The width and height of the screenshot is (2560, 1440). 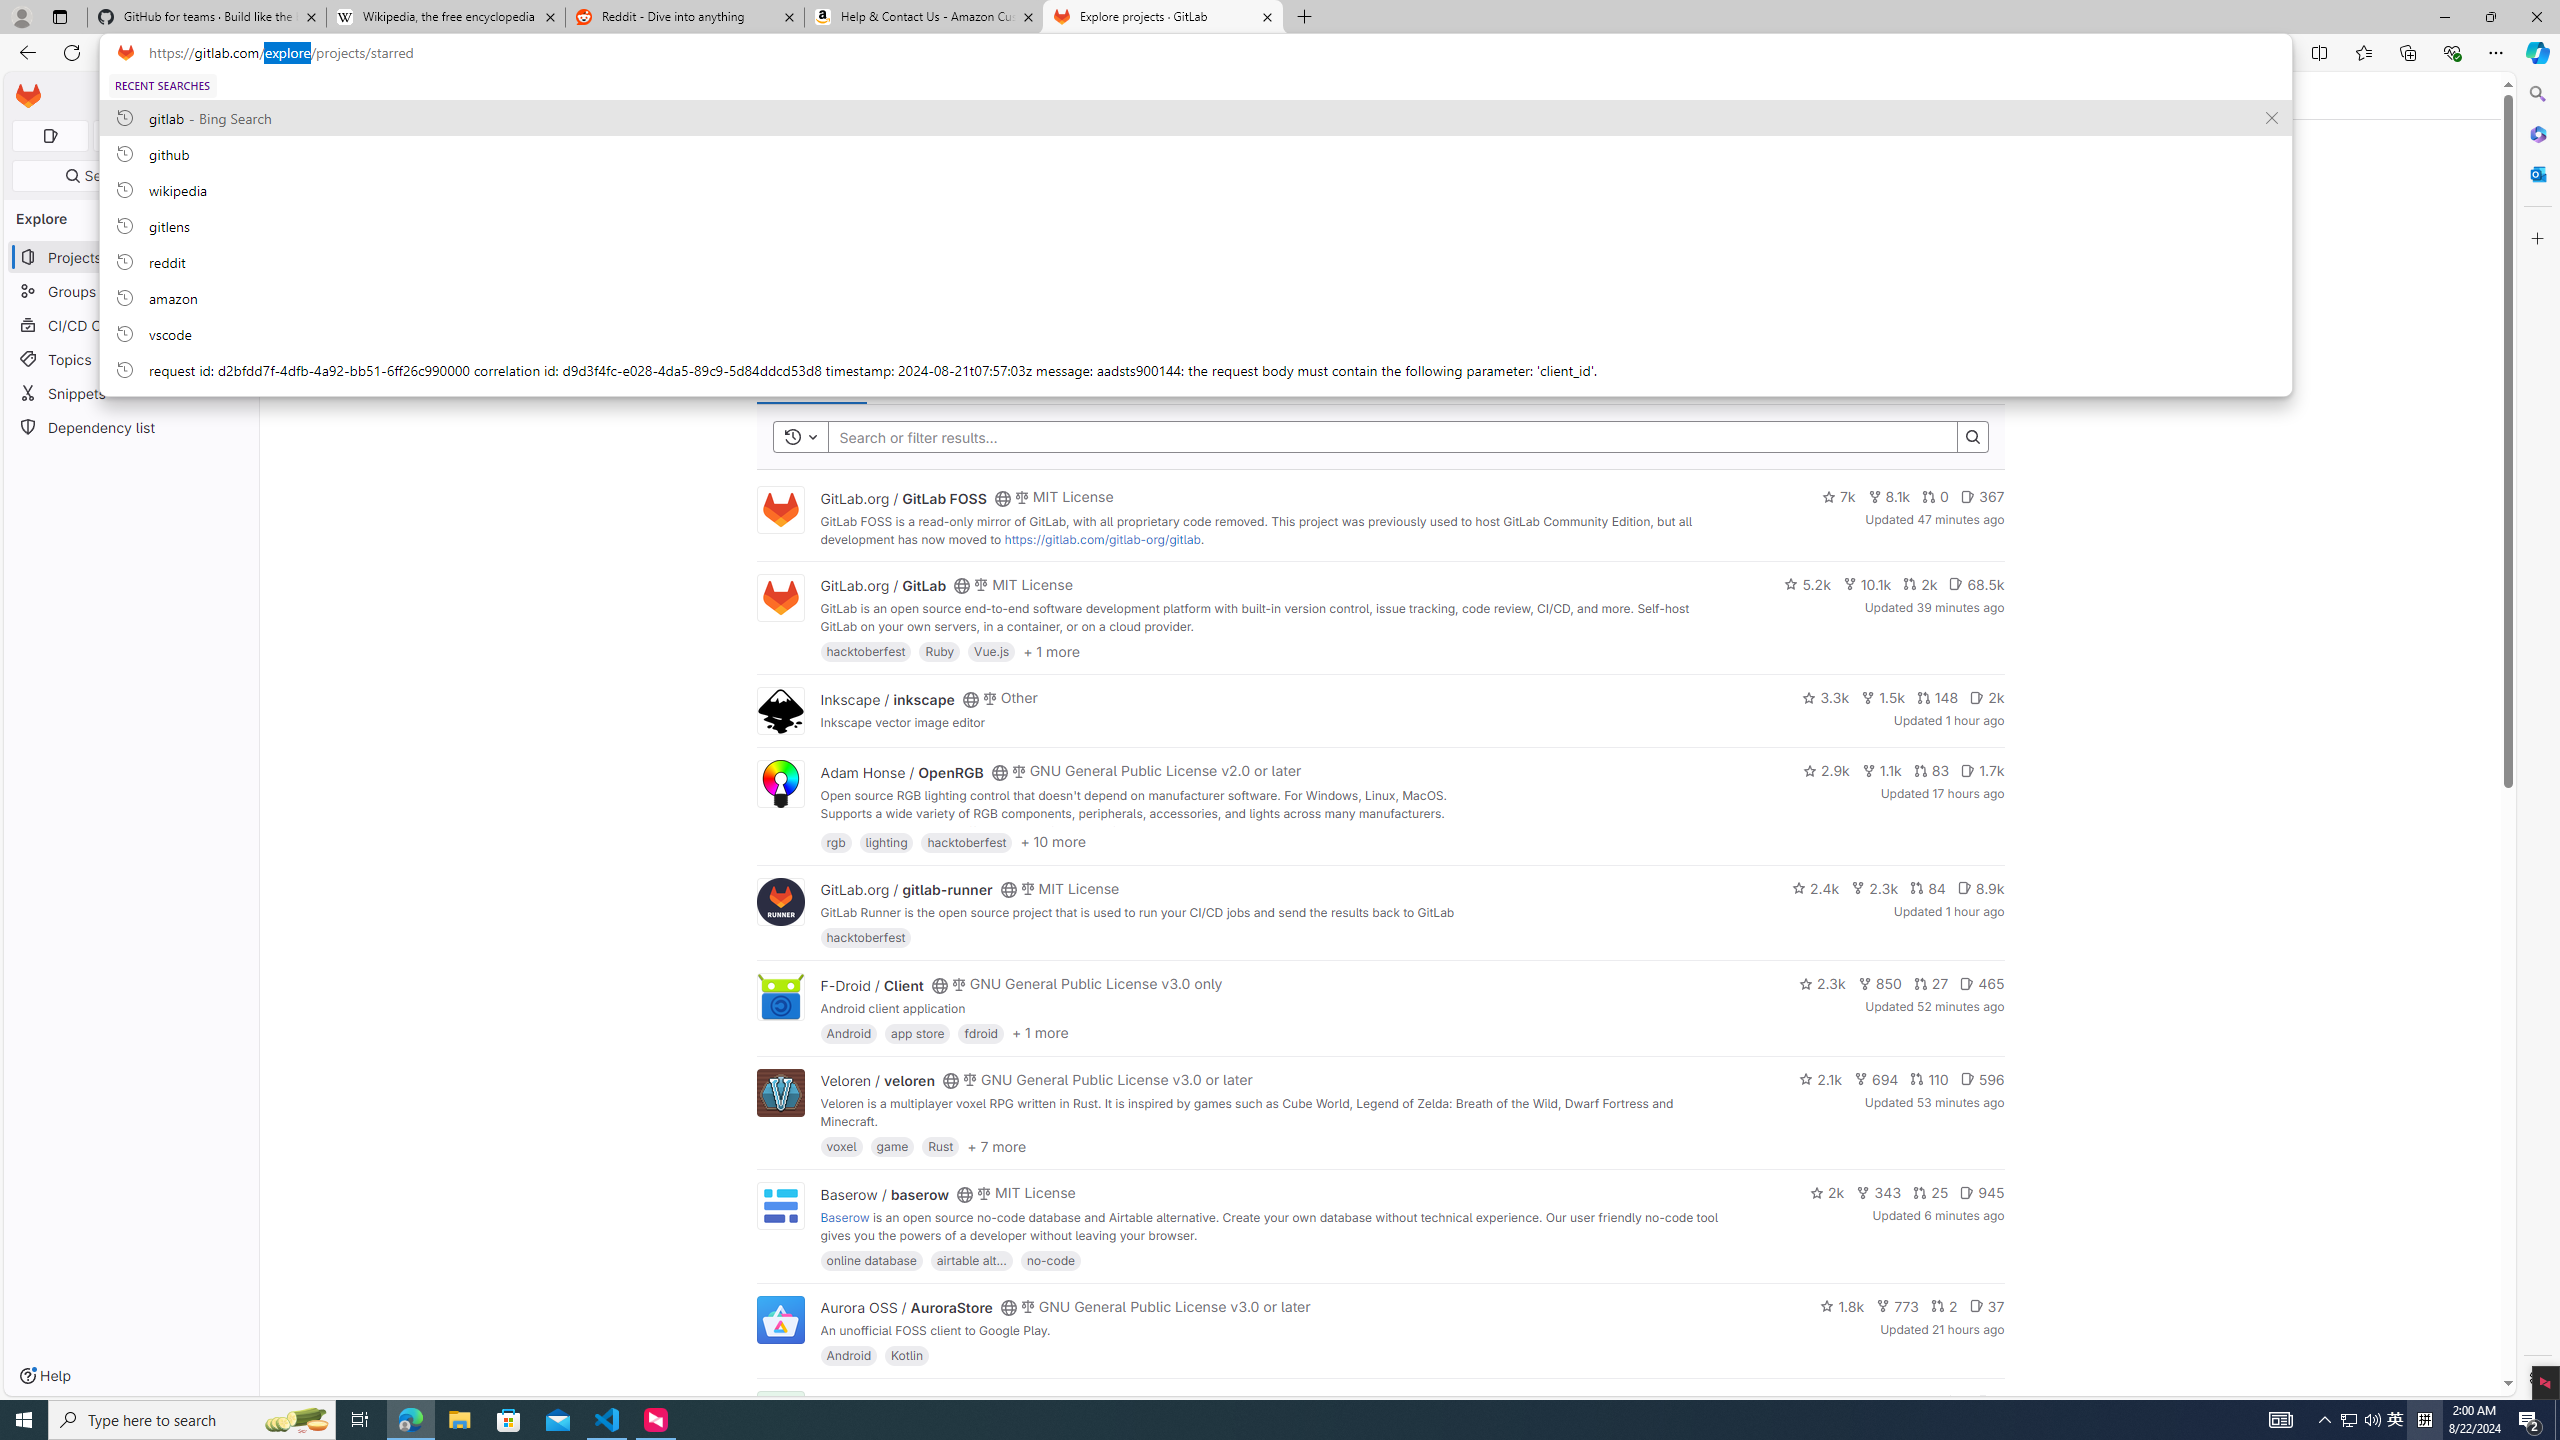 What do you see at coordinates (871, 1259) in the screenshot?
I see `'online database'` at bounding box center [871, 1259].